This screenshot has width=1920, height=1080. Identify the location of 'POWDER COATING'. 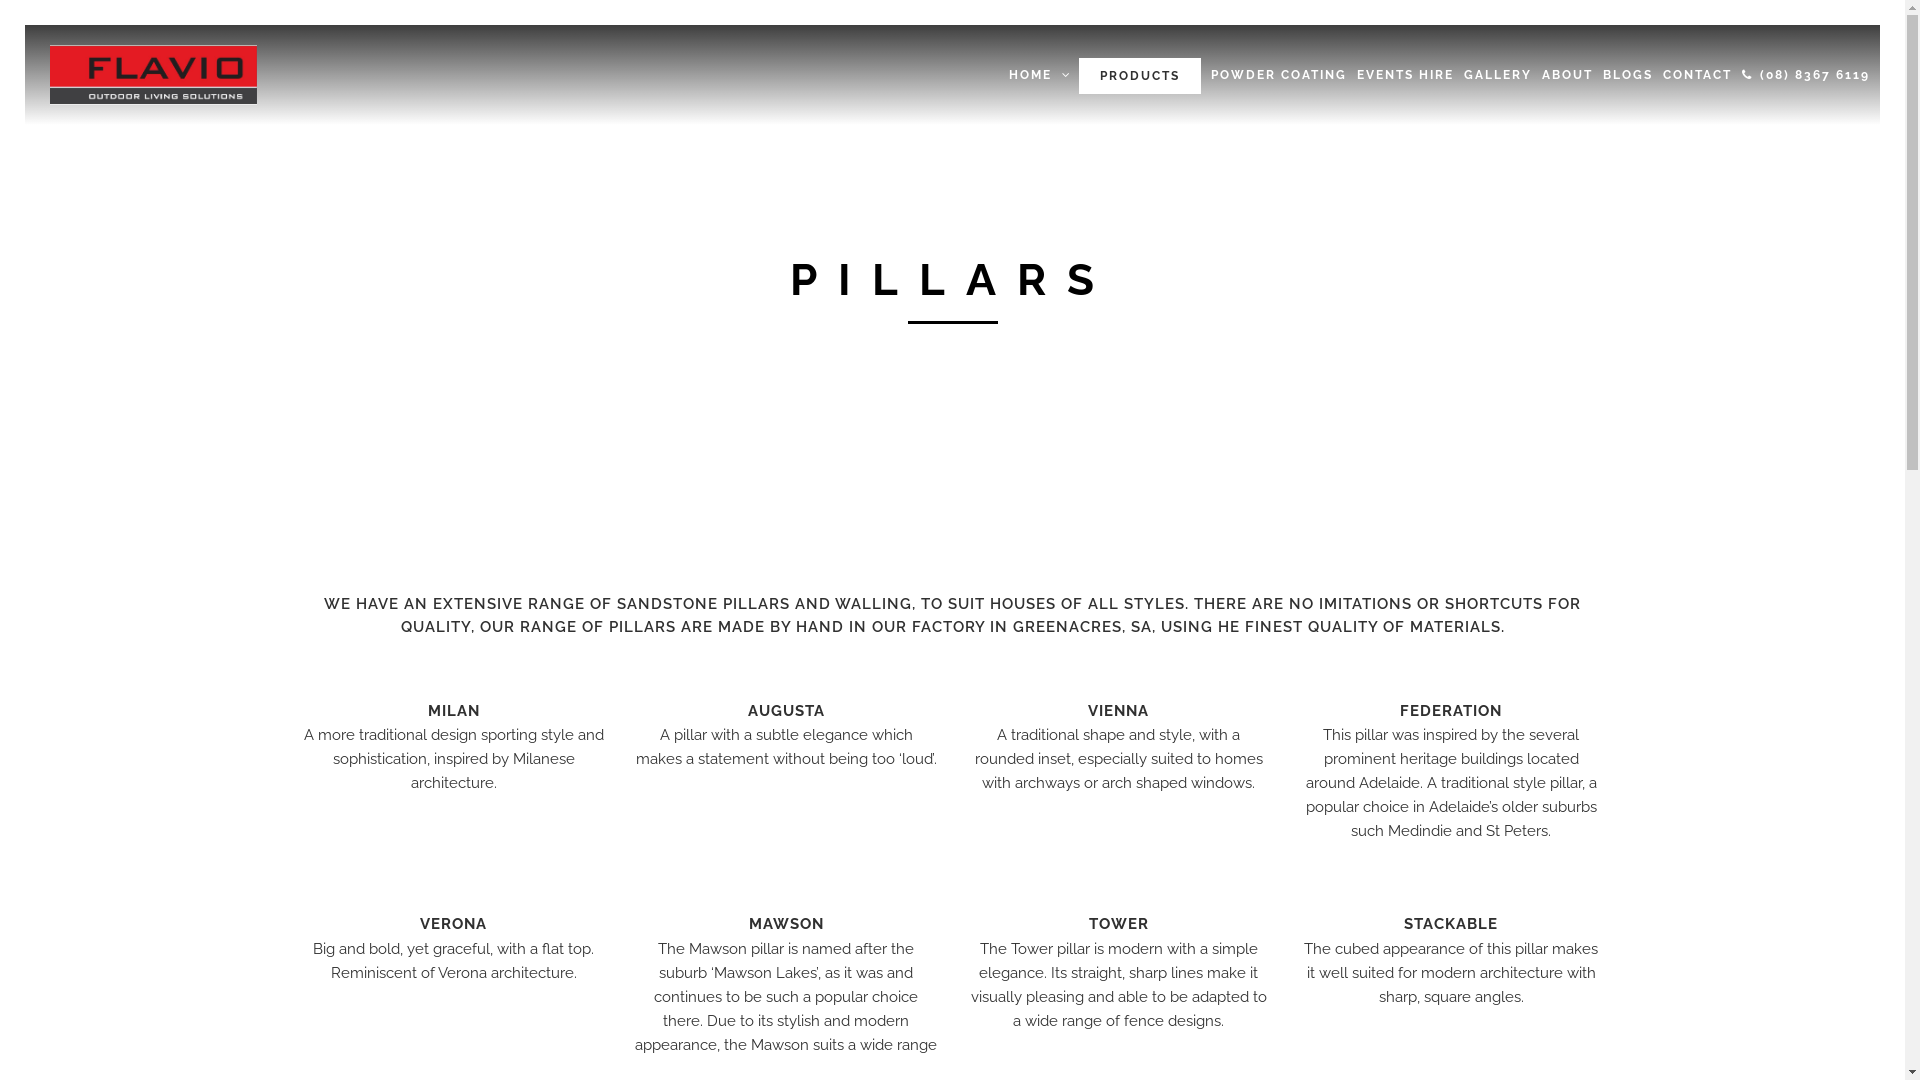
(1277, 73).